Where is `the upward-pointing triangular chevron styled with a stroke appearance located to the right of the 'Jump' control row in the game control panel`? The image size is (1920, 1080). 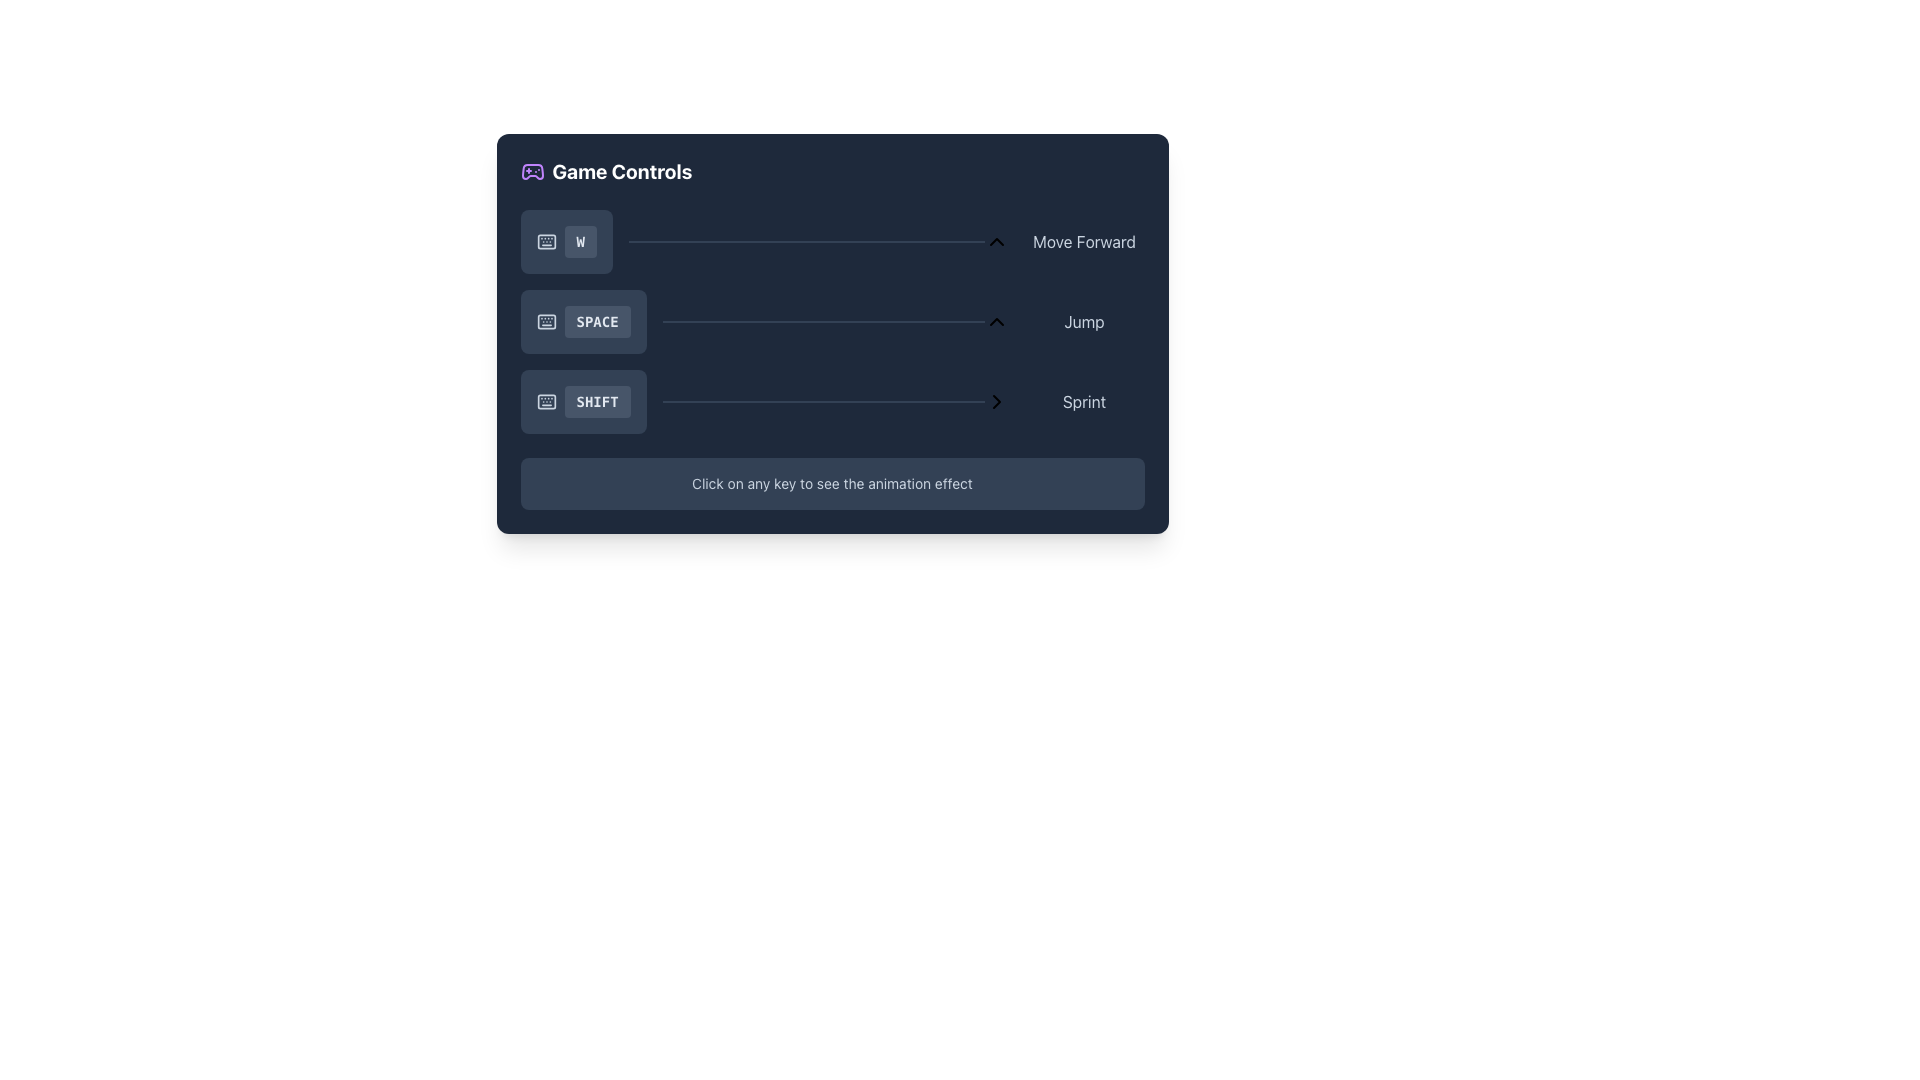
the upward-pointing triangular chevron styled with a stroke appearance located to the right of the 'Jump' control row in the game control panel is located at coordinates (996, 320).